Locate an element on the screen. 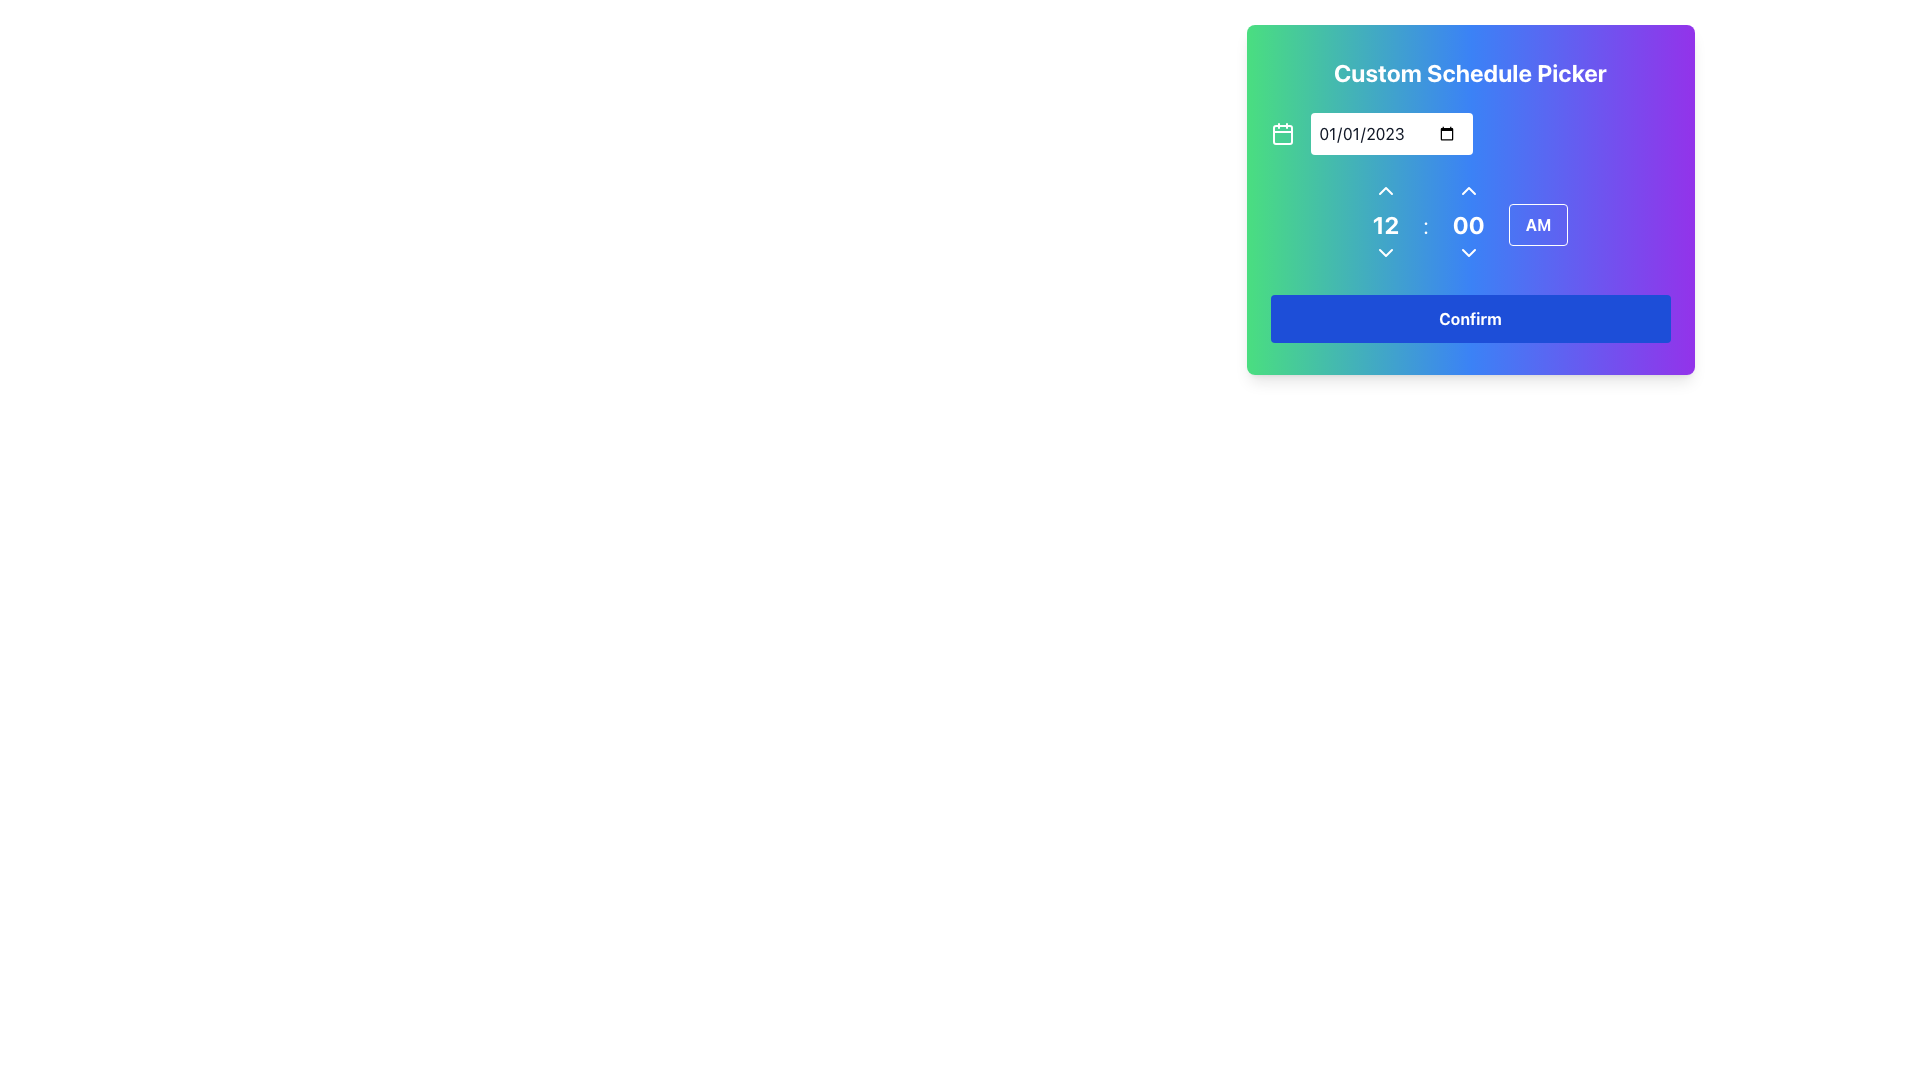 Image resolution: width=1920 pixels, height=1080 pixels. the small upward-pointing arrow icon button located directly above the numeric value '12' in the time selection area of the schedule picker interface to increment the hour value is located at coordinates (1384, 191).